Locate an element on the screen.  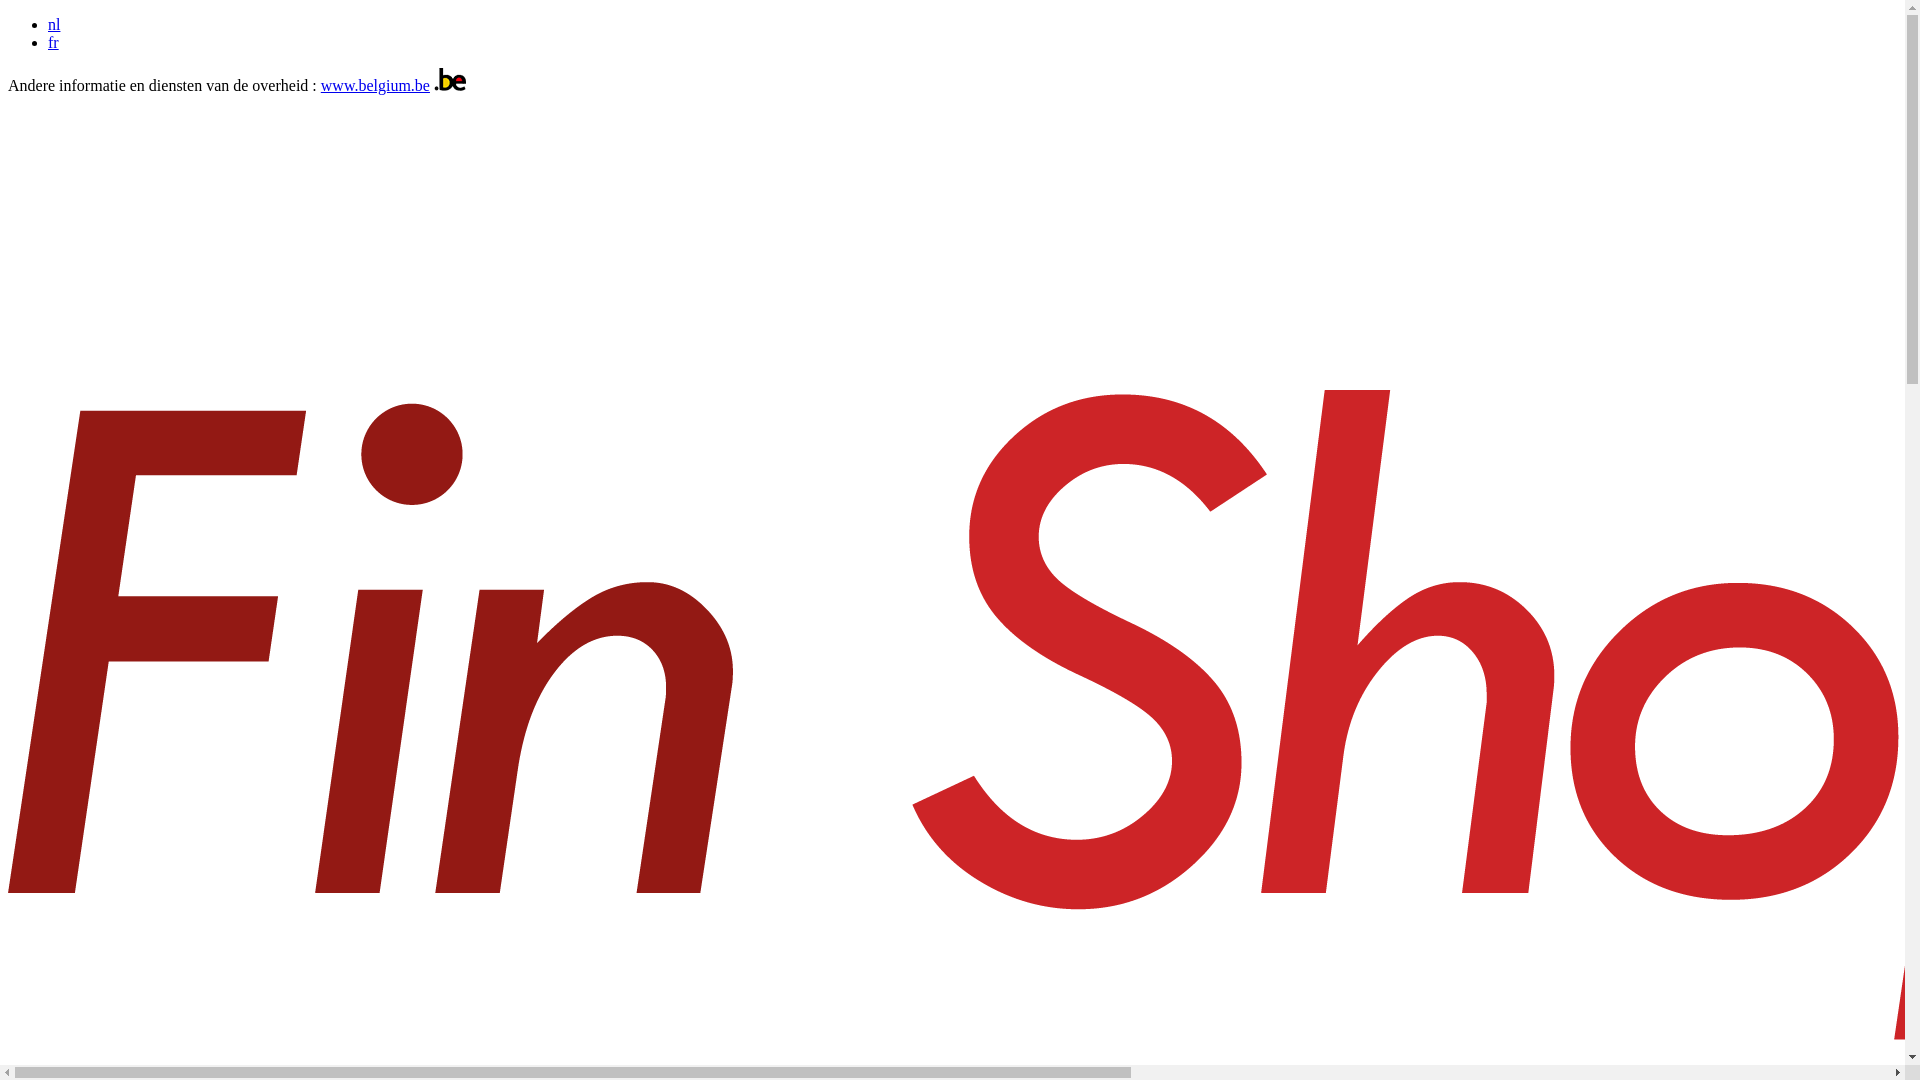
'nl' is located at coordinates (53, 24).